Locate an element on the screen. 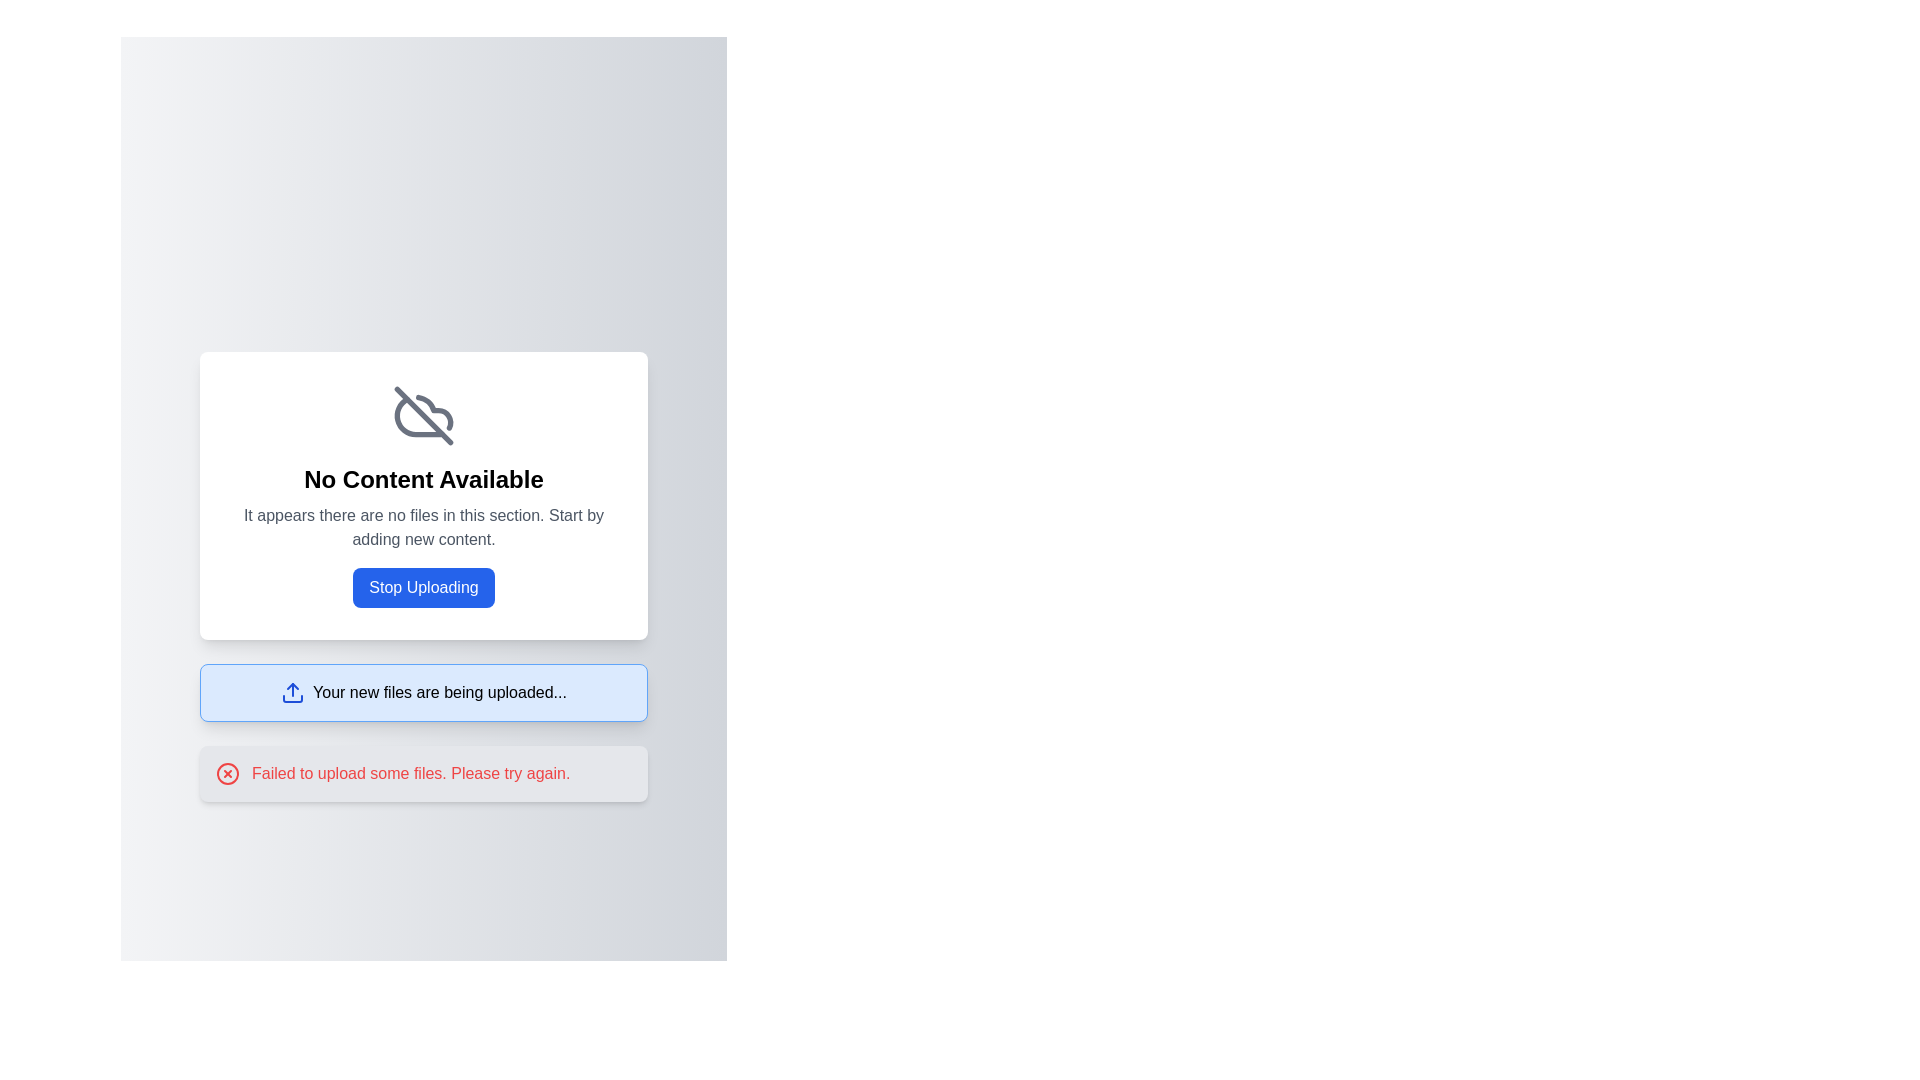  the unavailability icon in the SVG graphic element that indicates 'No Content Available', which is centrally located above the text message is located at coordinates (422, 414).